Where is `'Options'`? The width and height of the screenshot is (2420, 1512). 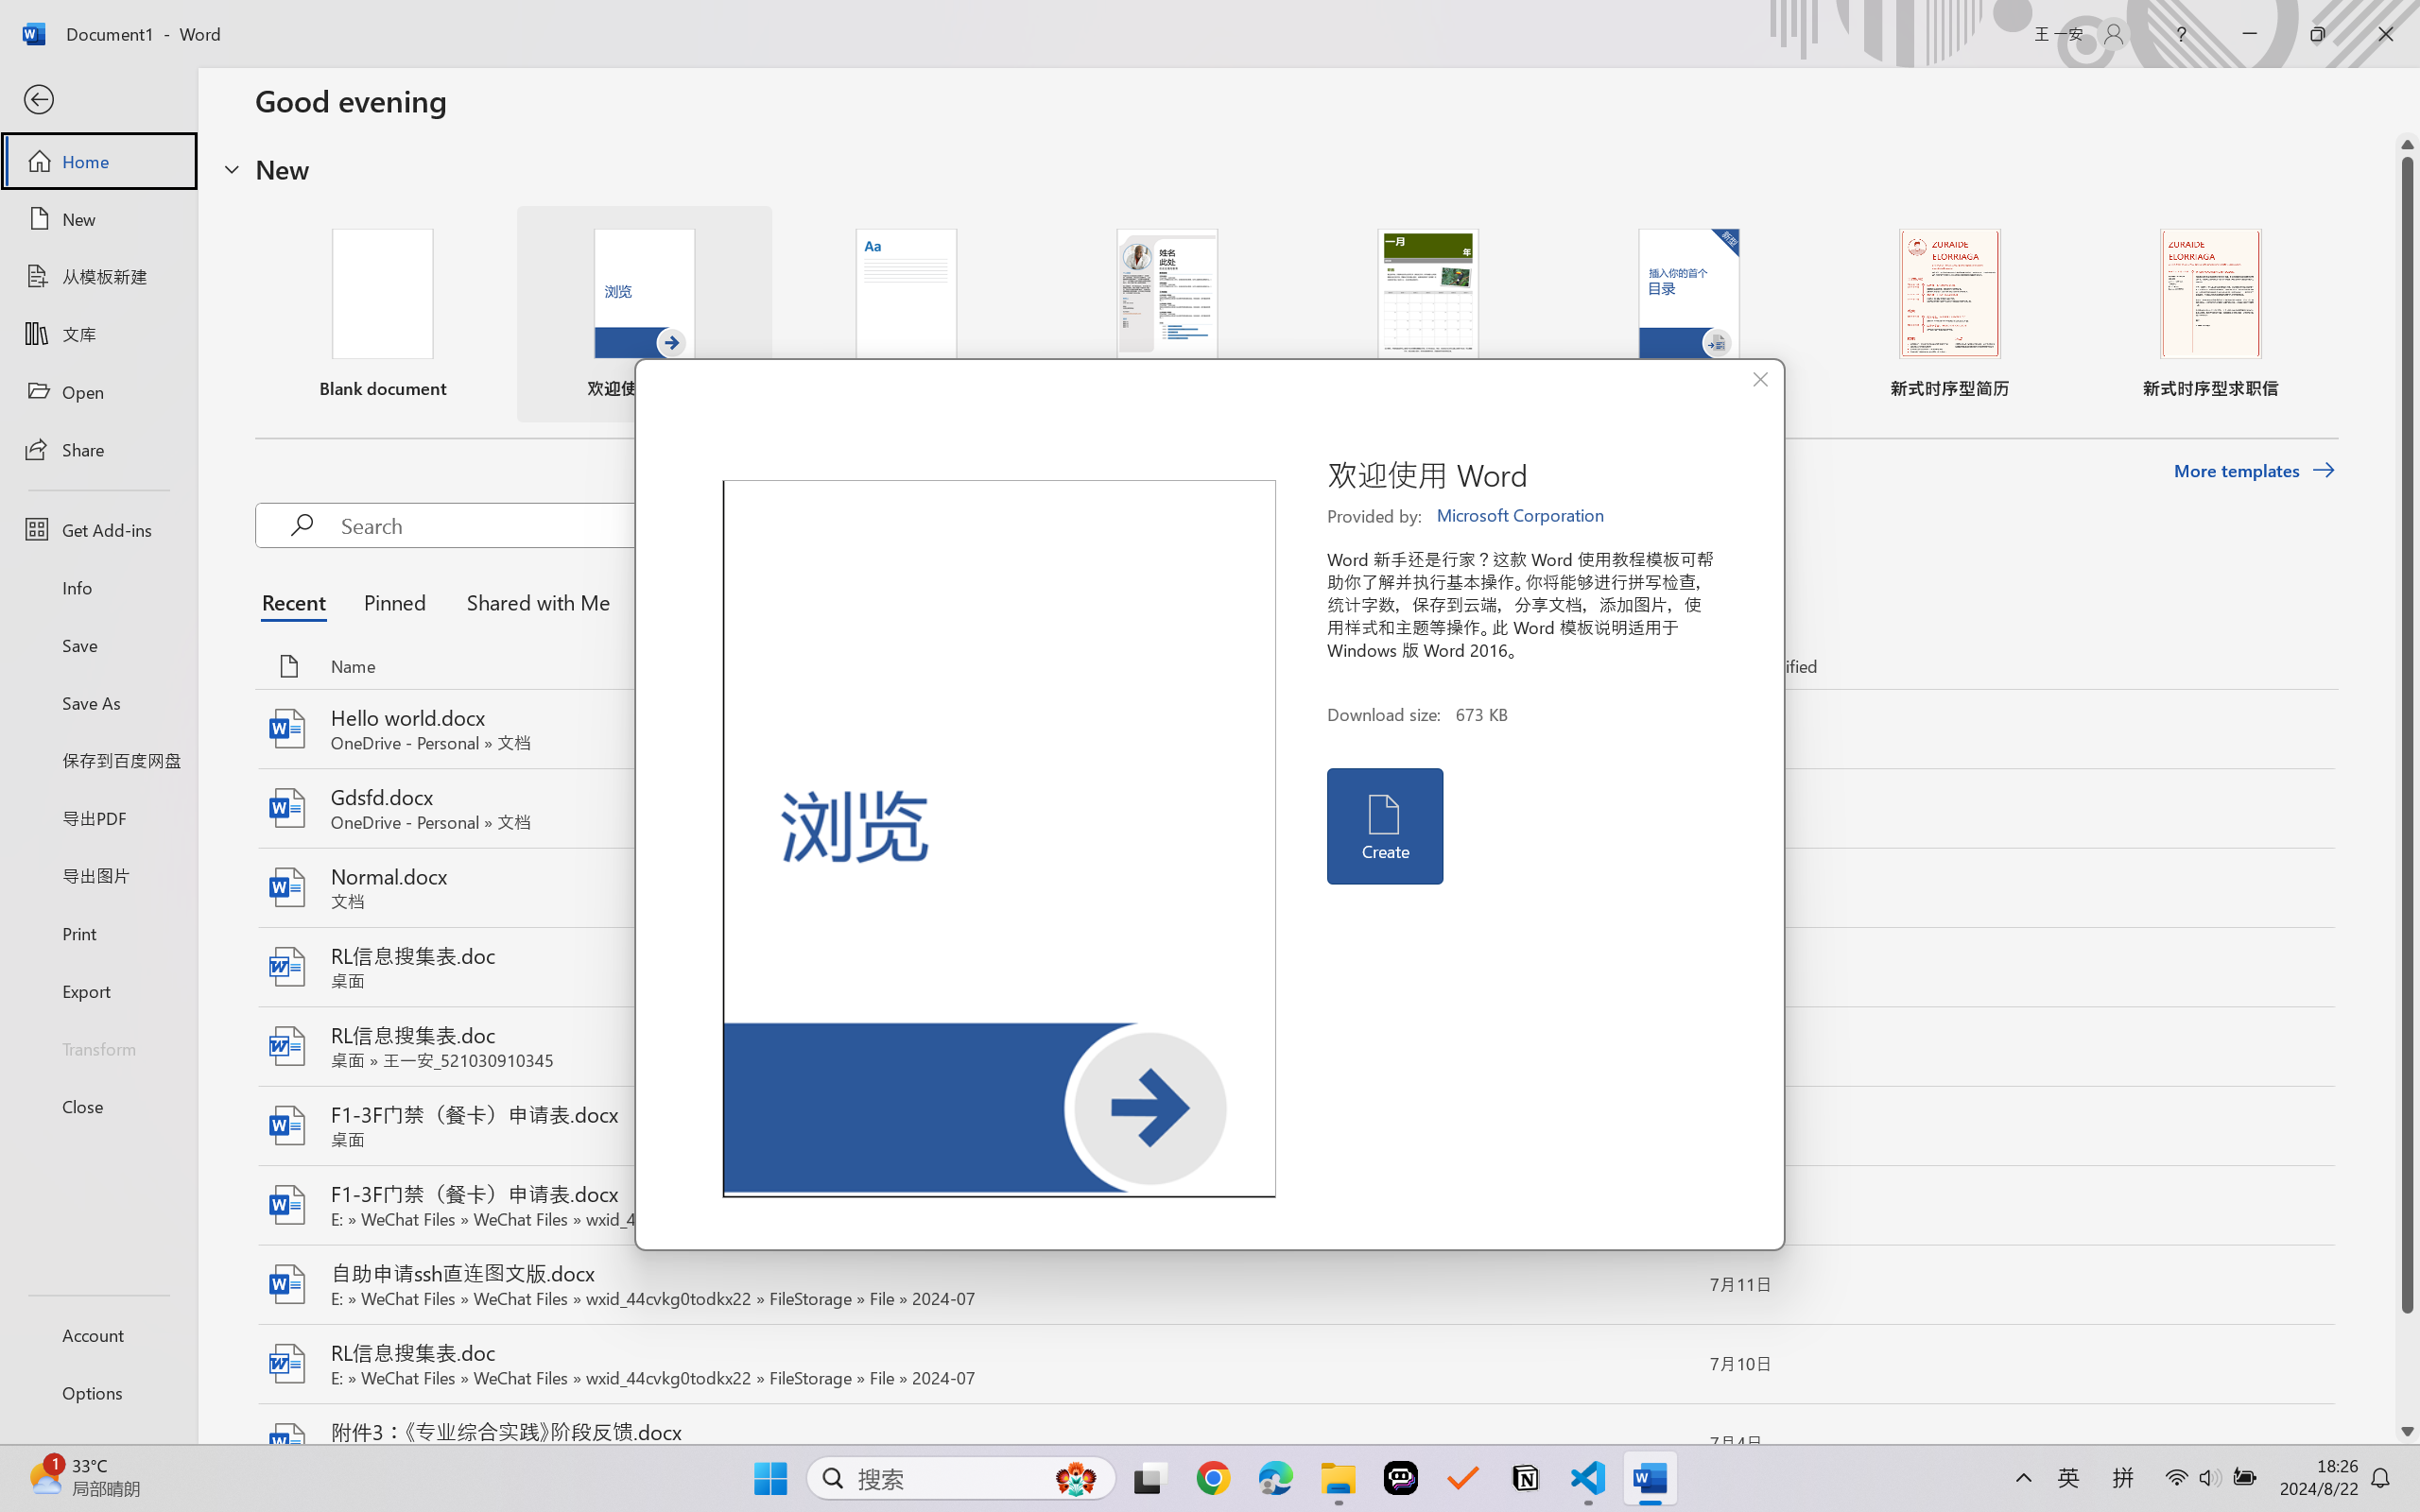 'Options' is located at coordinates (97, 1391).